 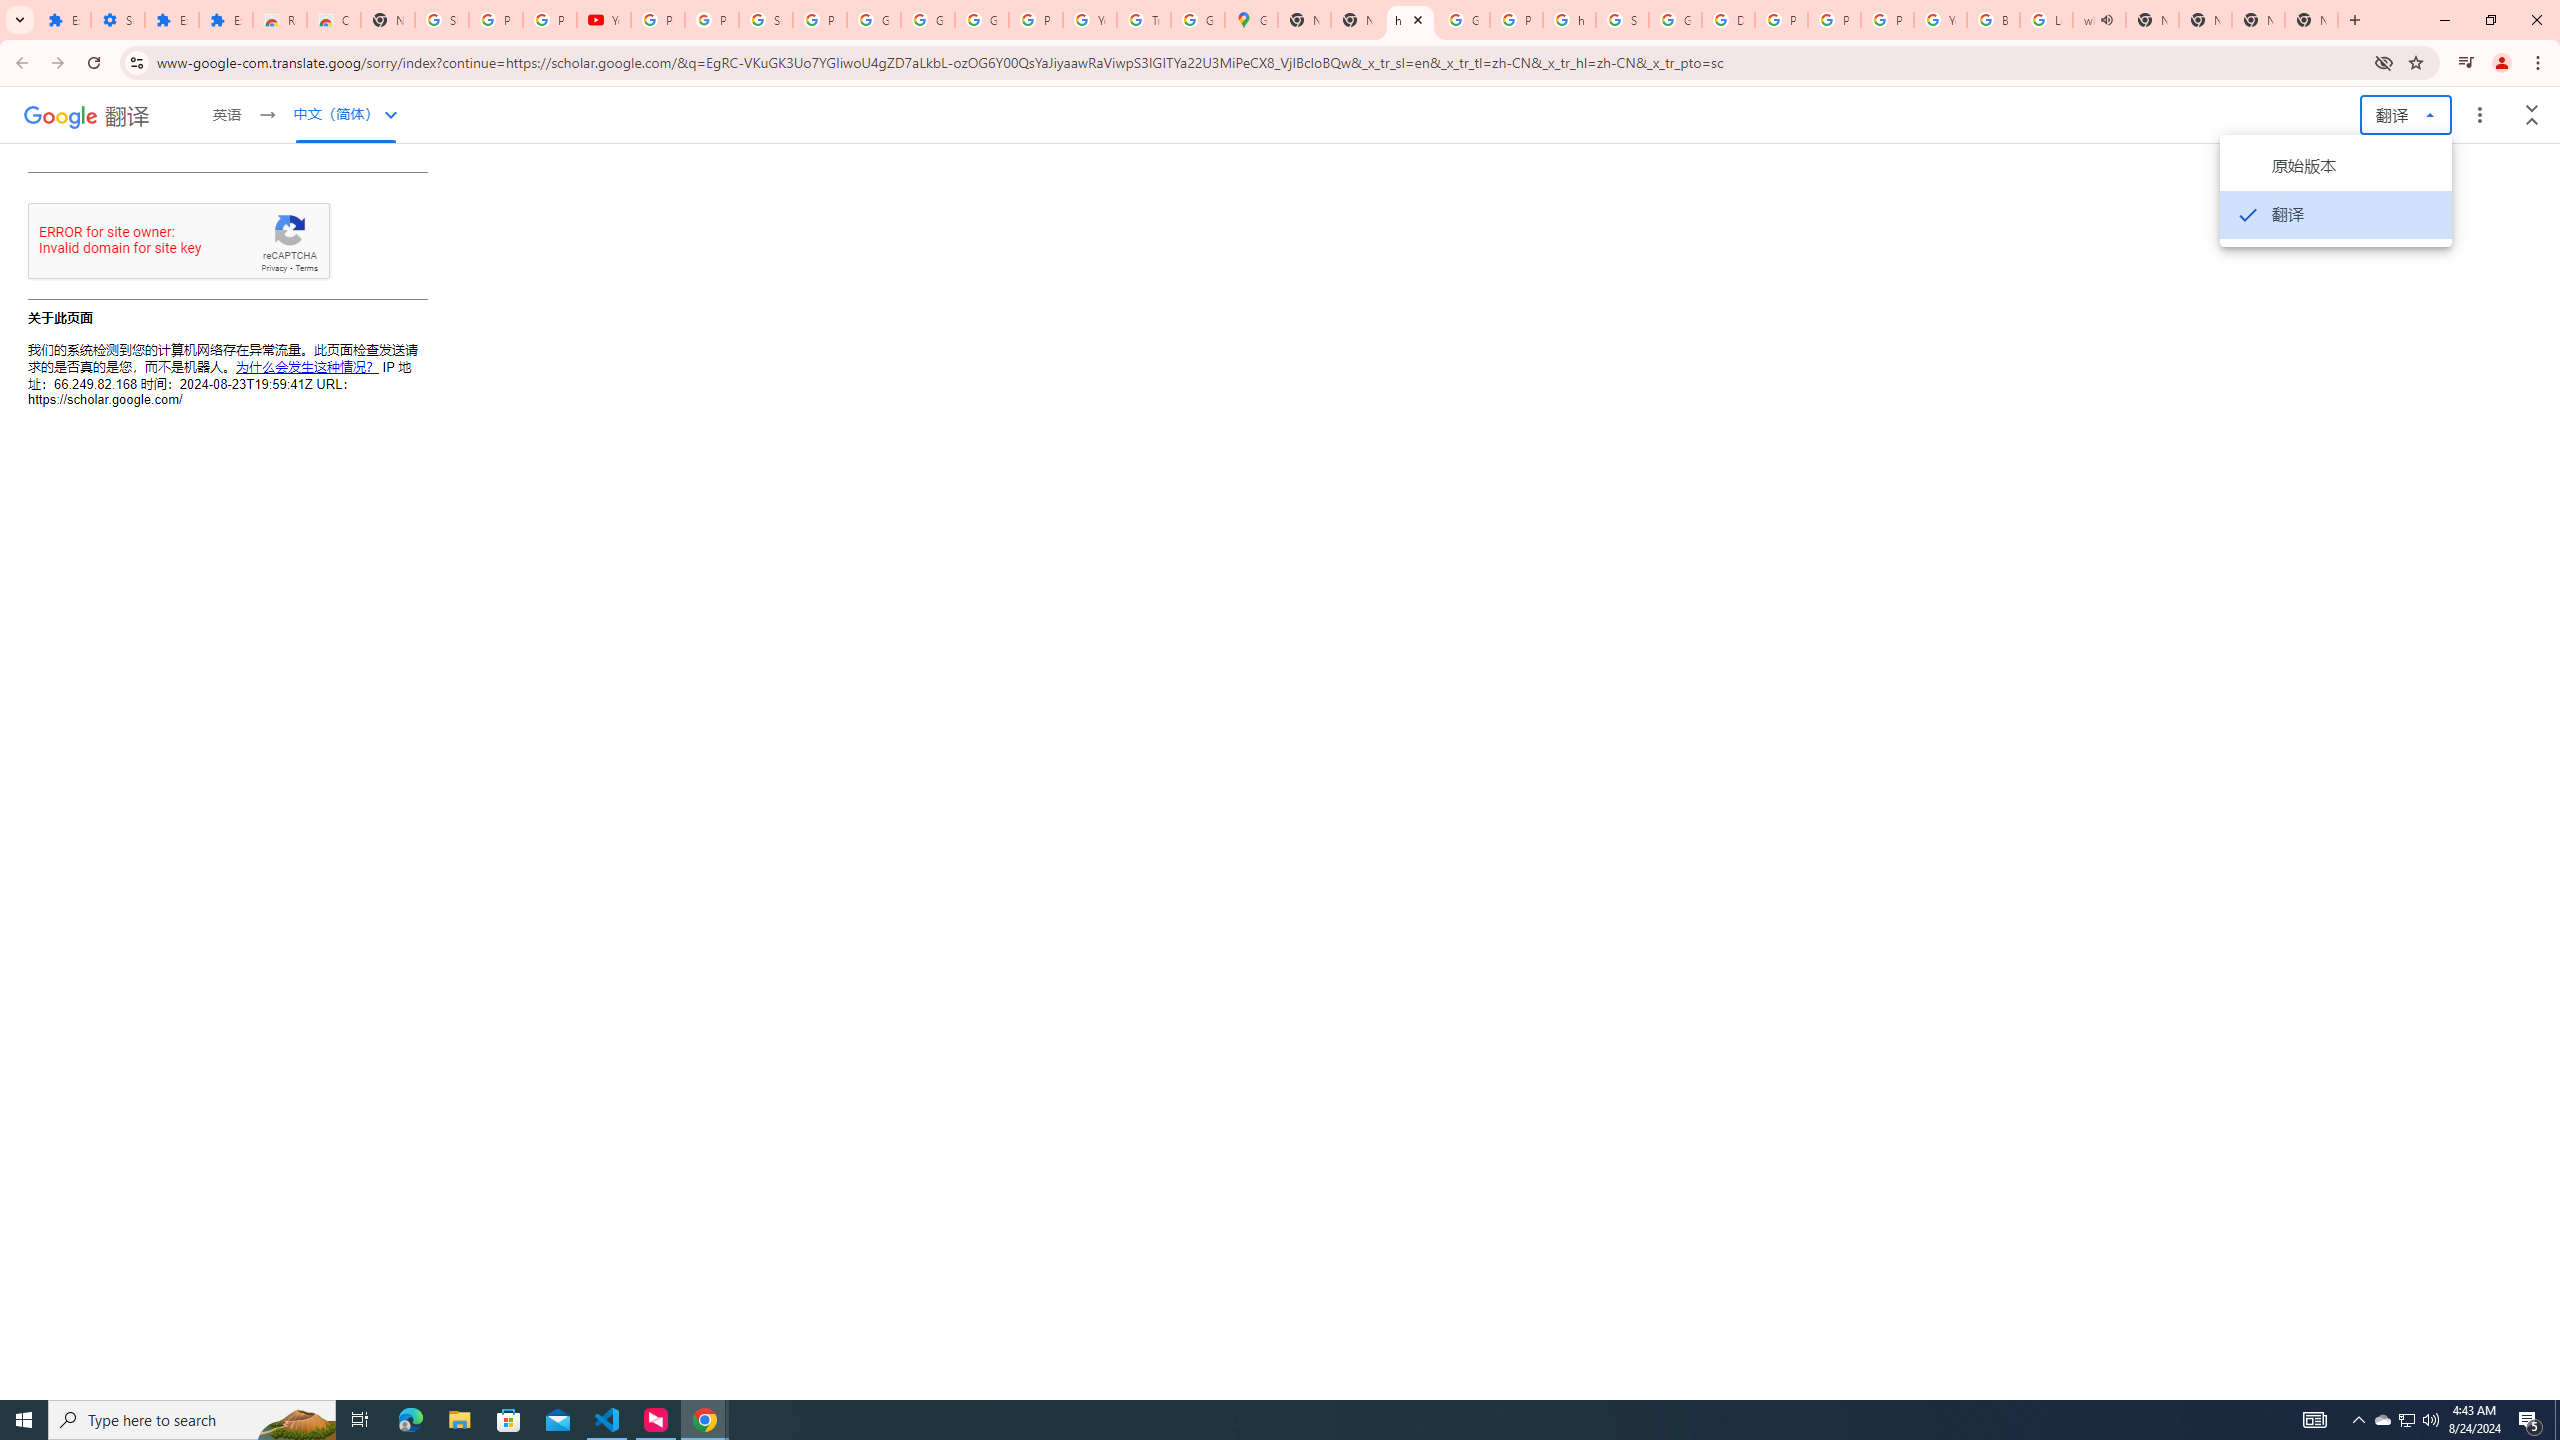 What do you see at coordinates (64, 19) in the screenshot?
I see `'Extensions'` at bounding box center [64, 19].